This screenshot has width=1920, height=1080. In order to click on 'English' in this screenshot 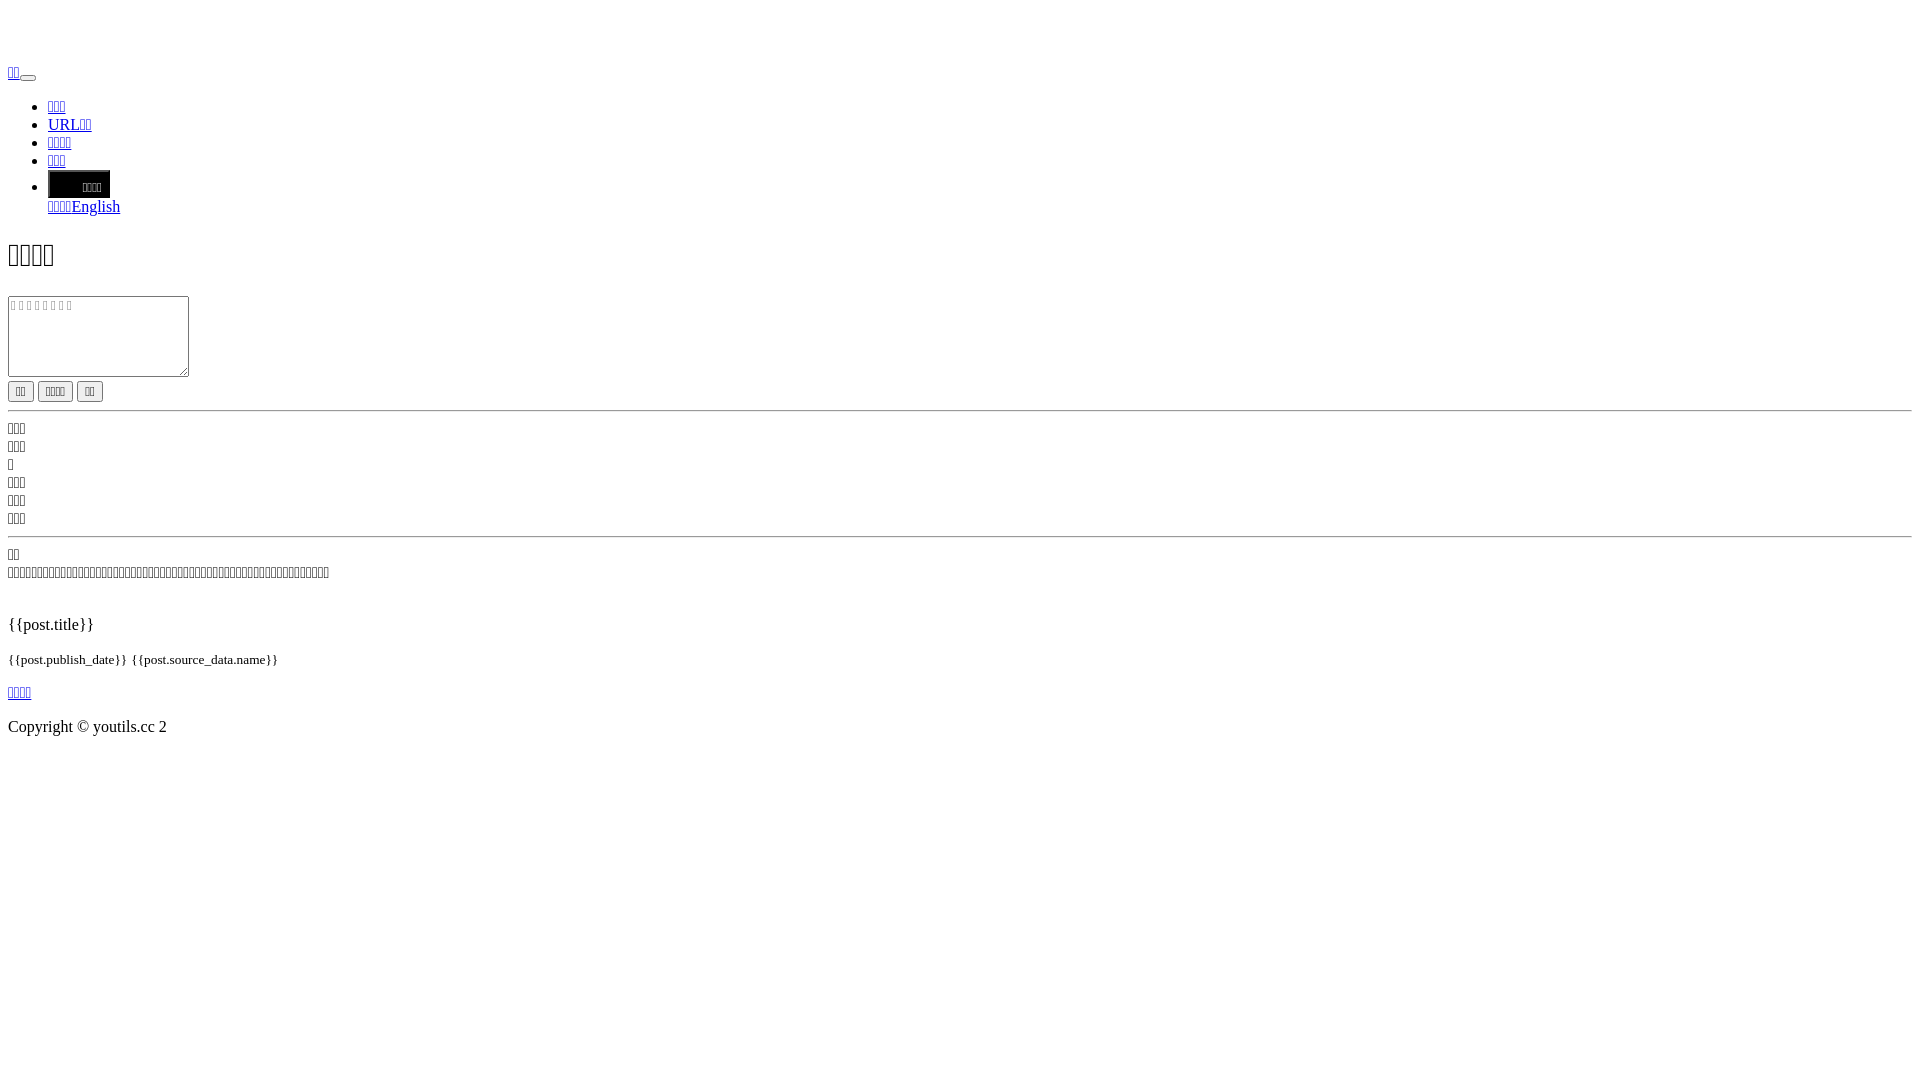, I will do `click(94, 206)`.